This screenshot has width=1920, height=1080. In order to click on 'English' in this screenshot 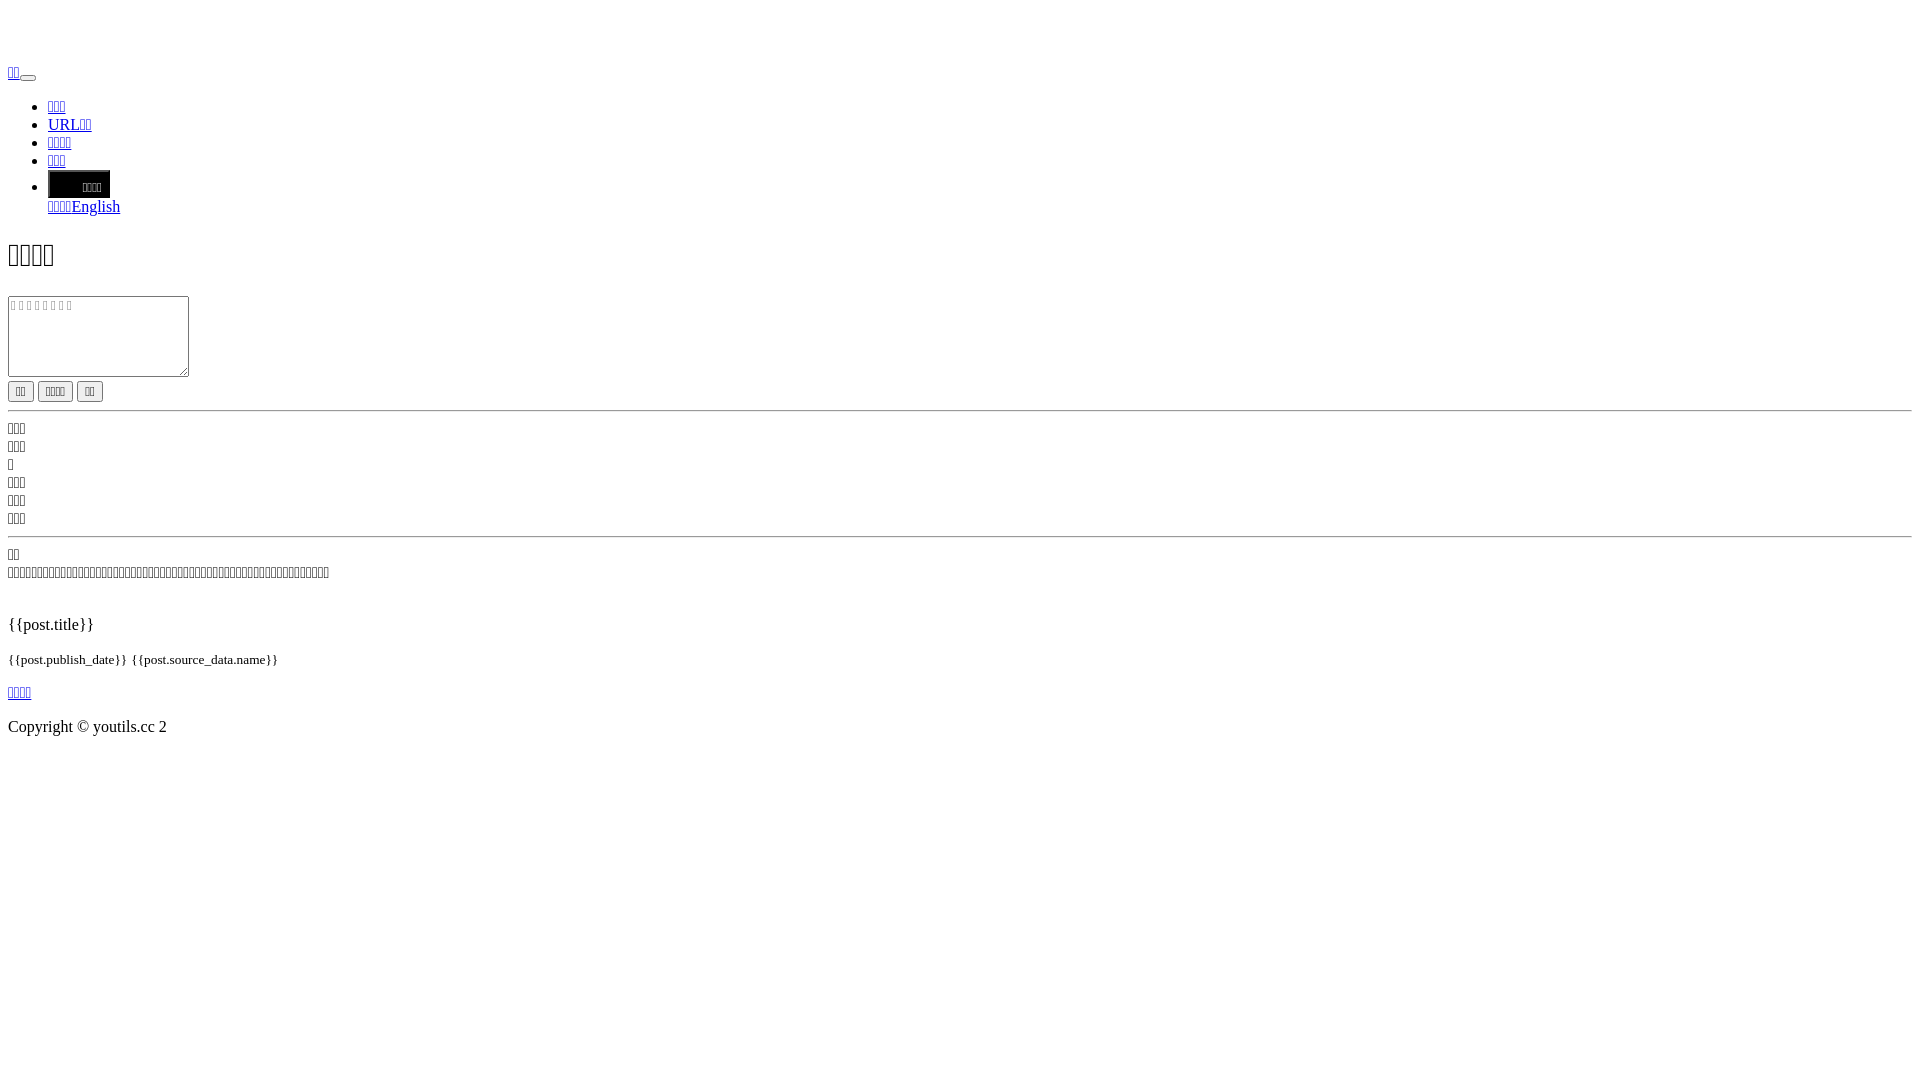, I will do `click(94, 206)`.